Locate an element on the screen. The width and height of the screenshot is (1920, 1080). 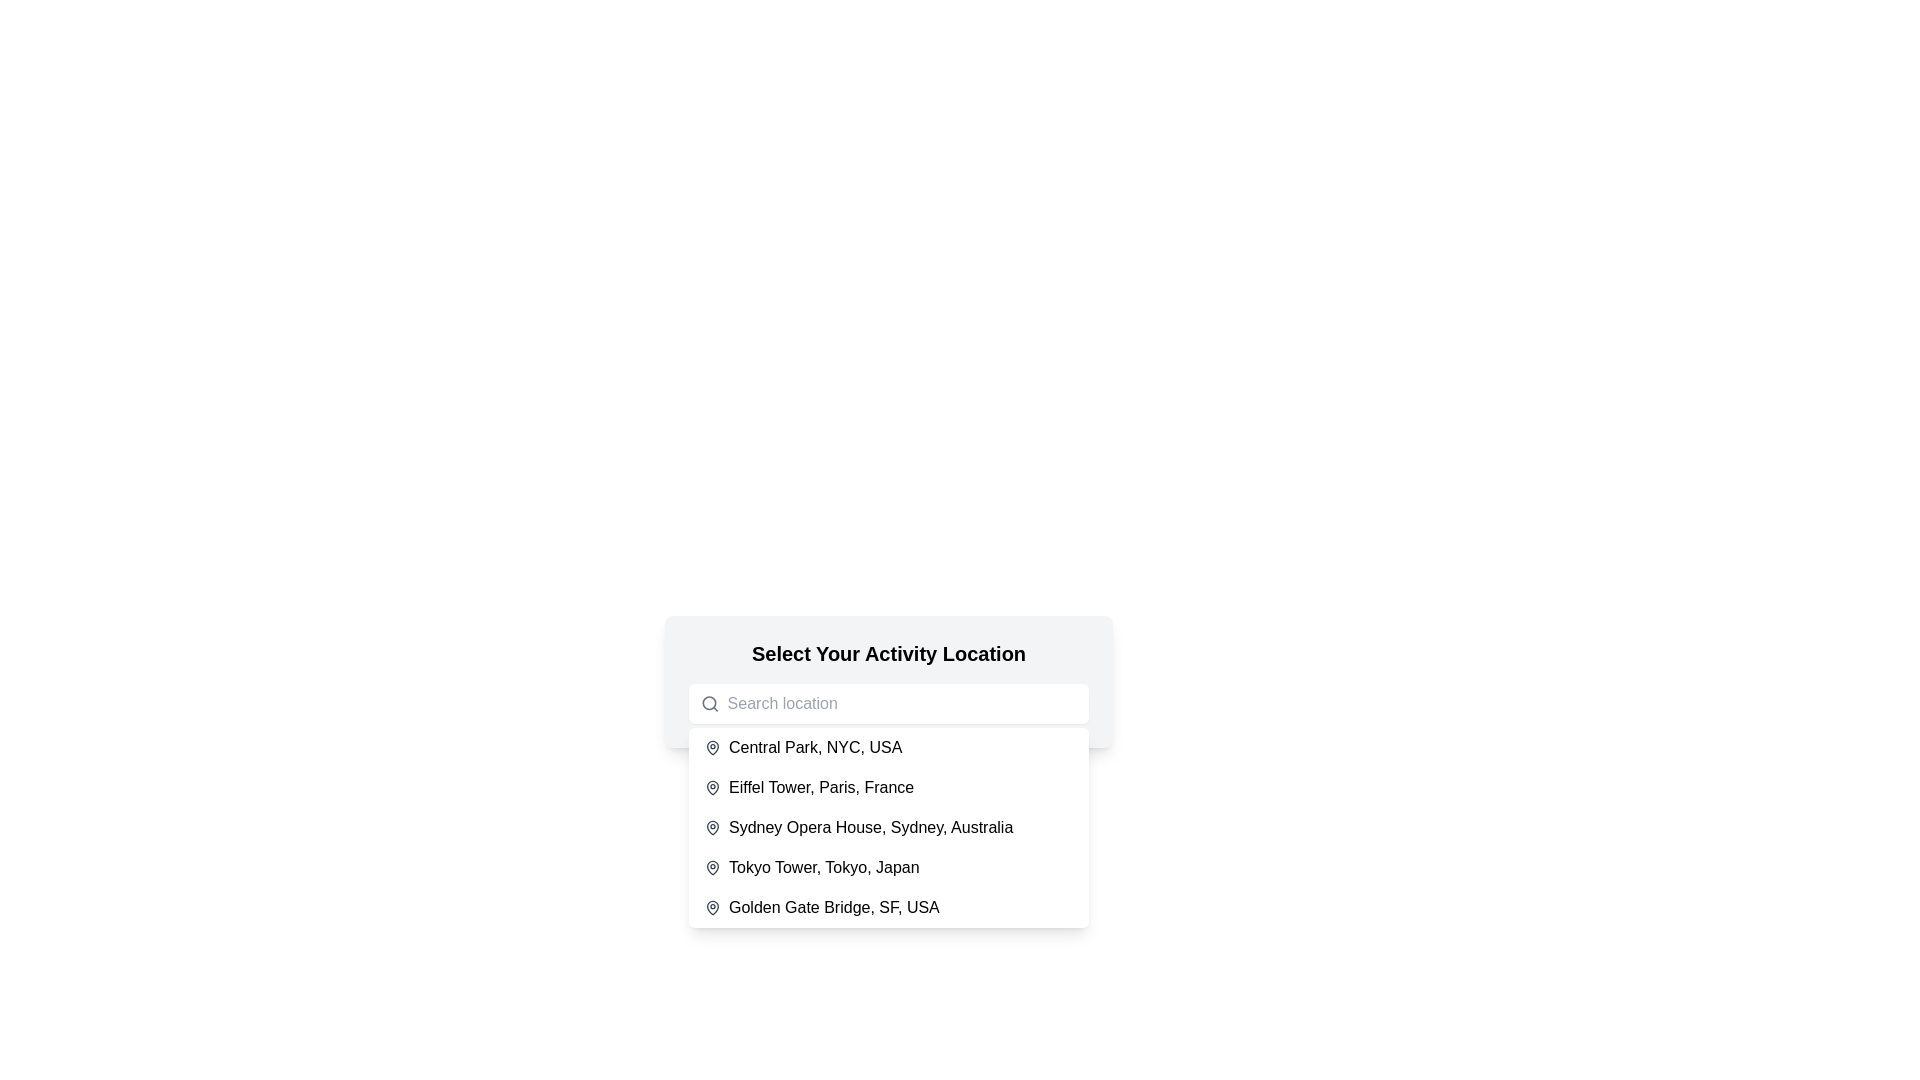
the map pin icon representing 'Tokyo Tower, Tokyo, Japan' in the dropdown list is located at coordinates (713, 866).